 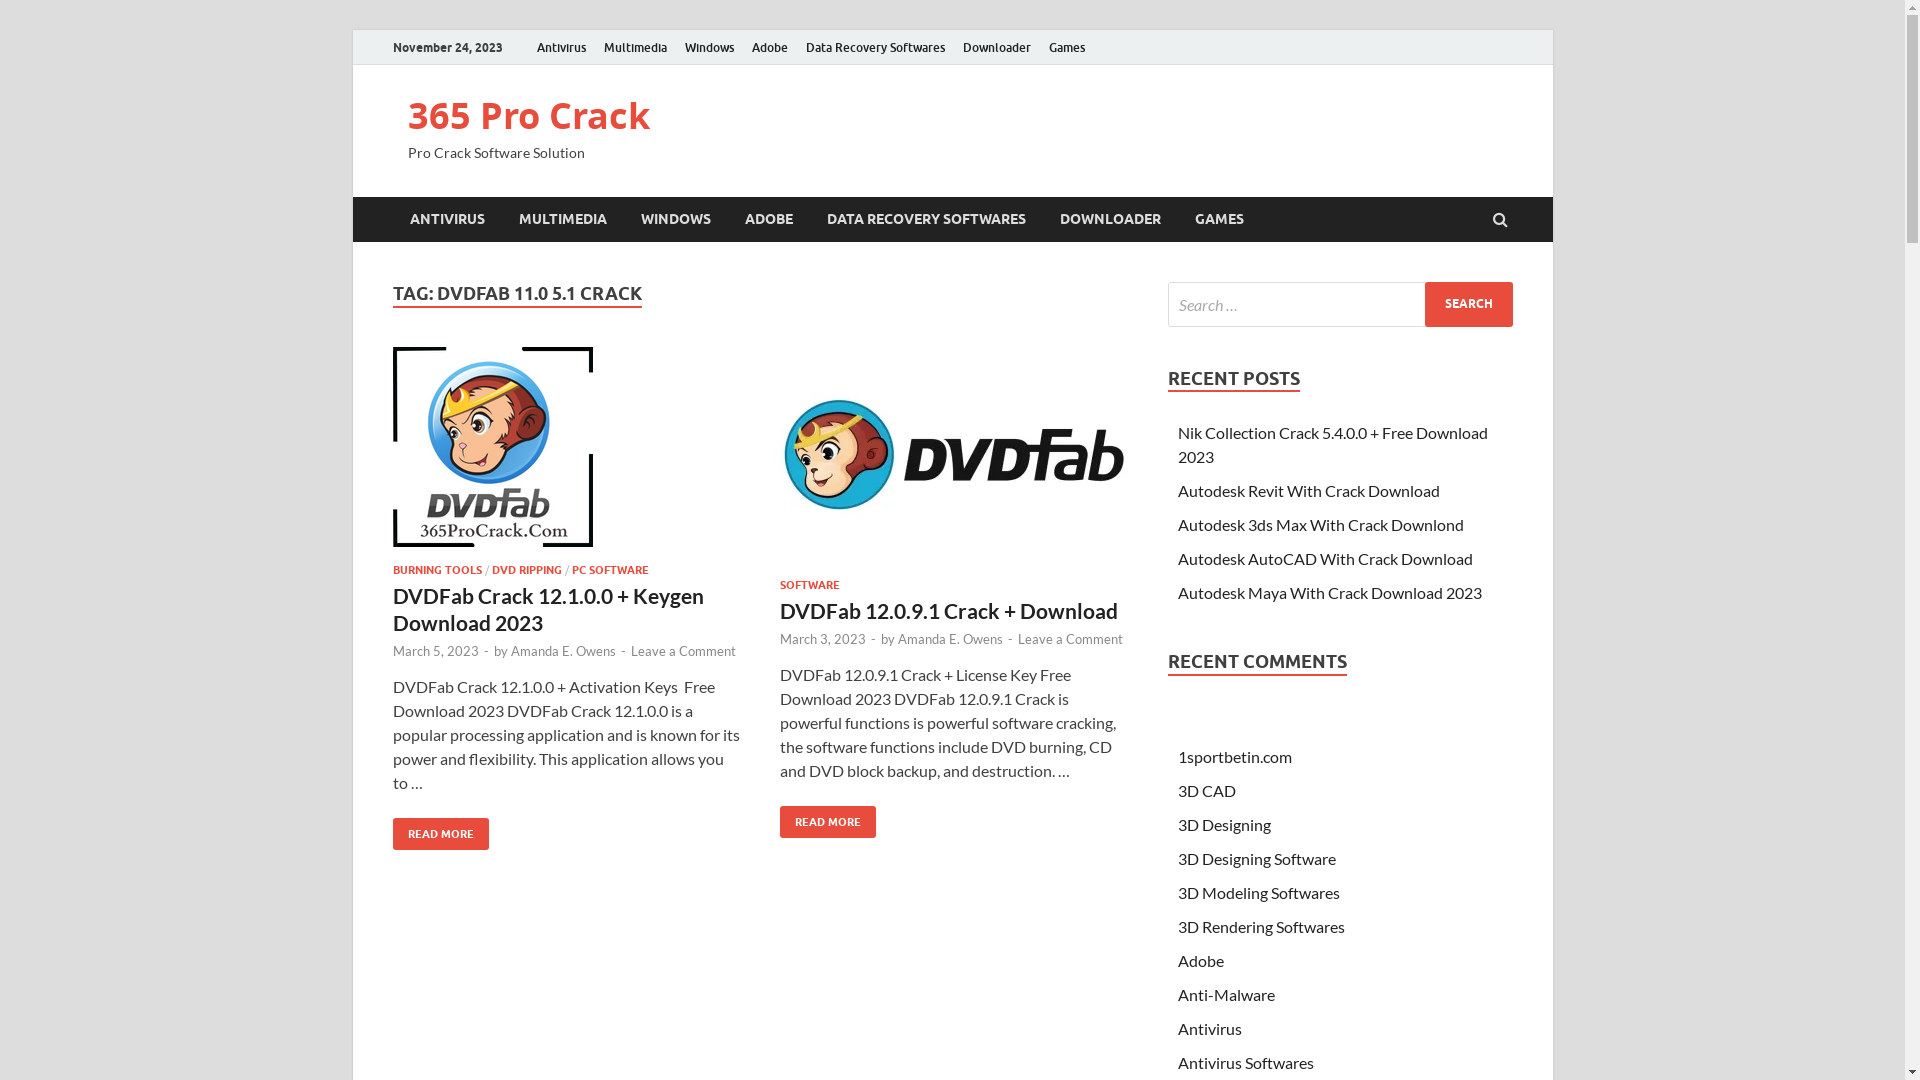 I want to click on 'Adobe', so click(x=767, y=46).